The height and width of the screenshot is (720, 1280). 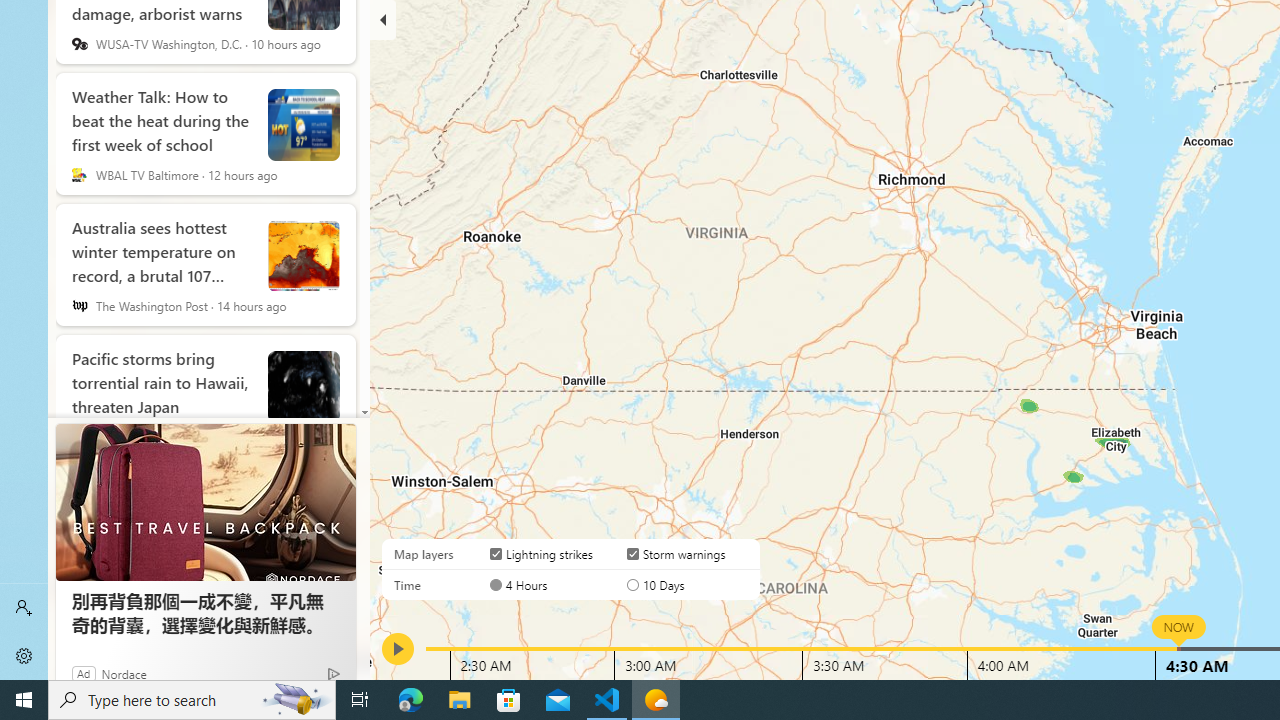 What do you see at coordinates (24, 655) in the screenshot?
I see `'Settings'` at bounding box center [24, 655].